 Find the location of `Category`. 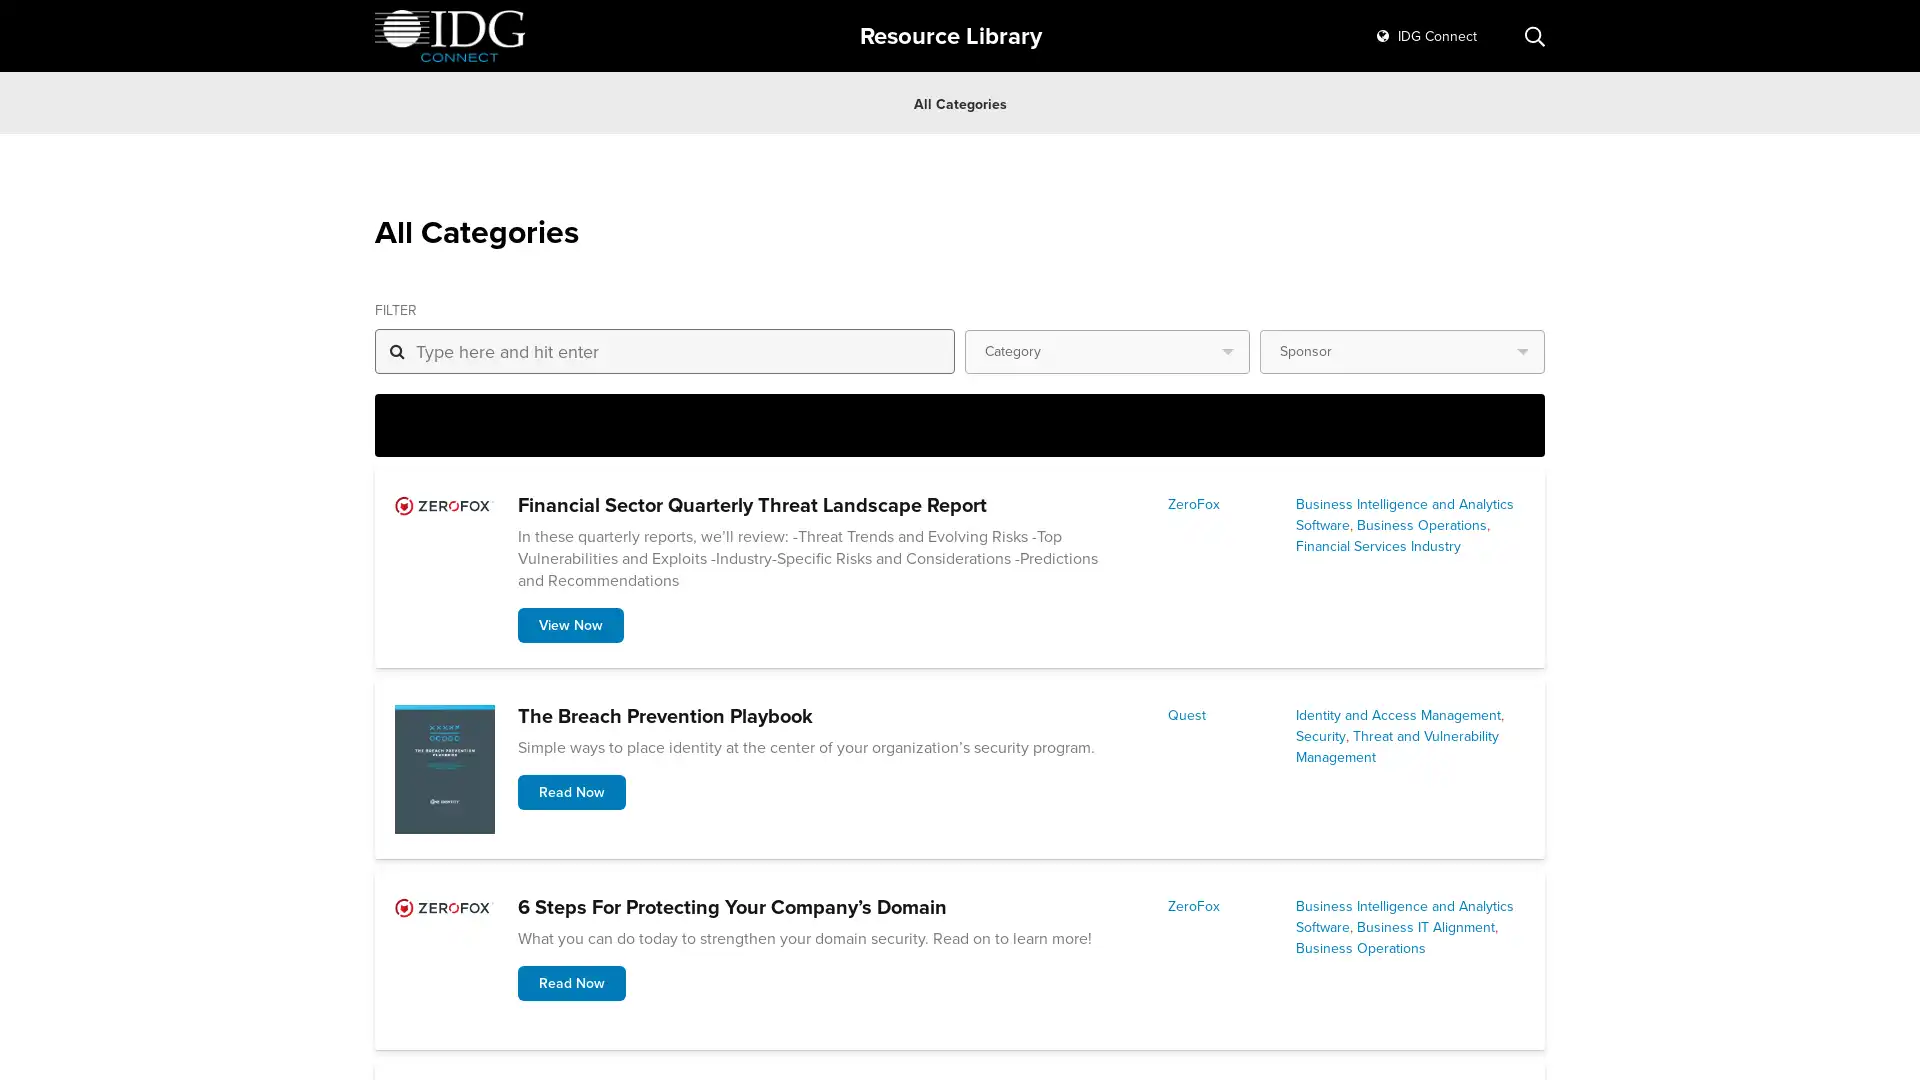

Category is located at coordinates (1106, 350).